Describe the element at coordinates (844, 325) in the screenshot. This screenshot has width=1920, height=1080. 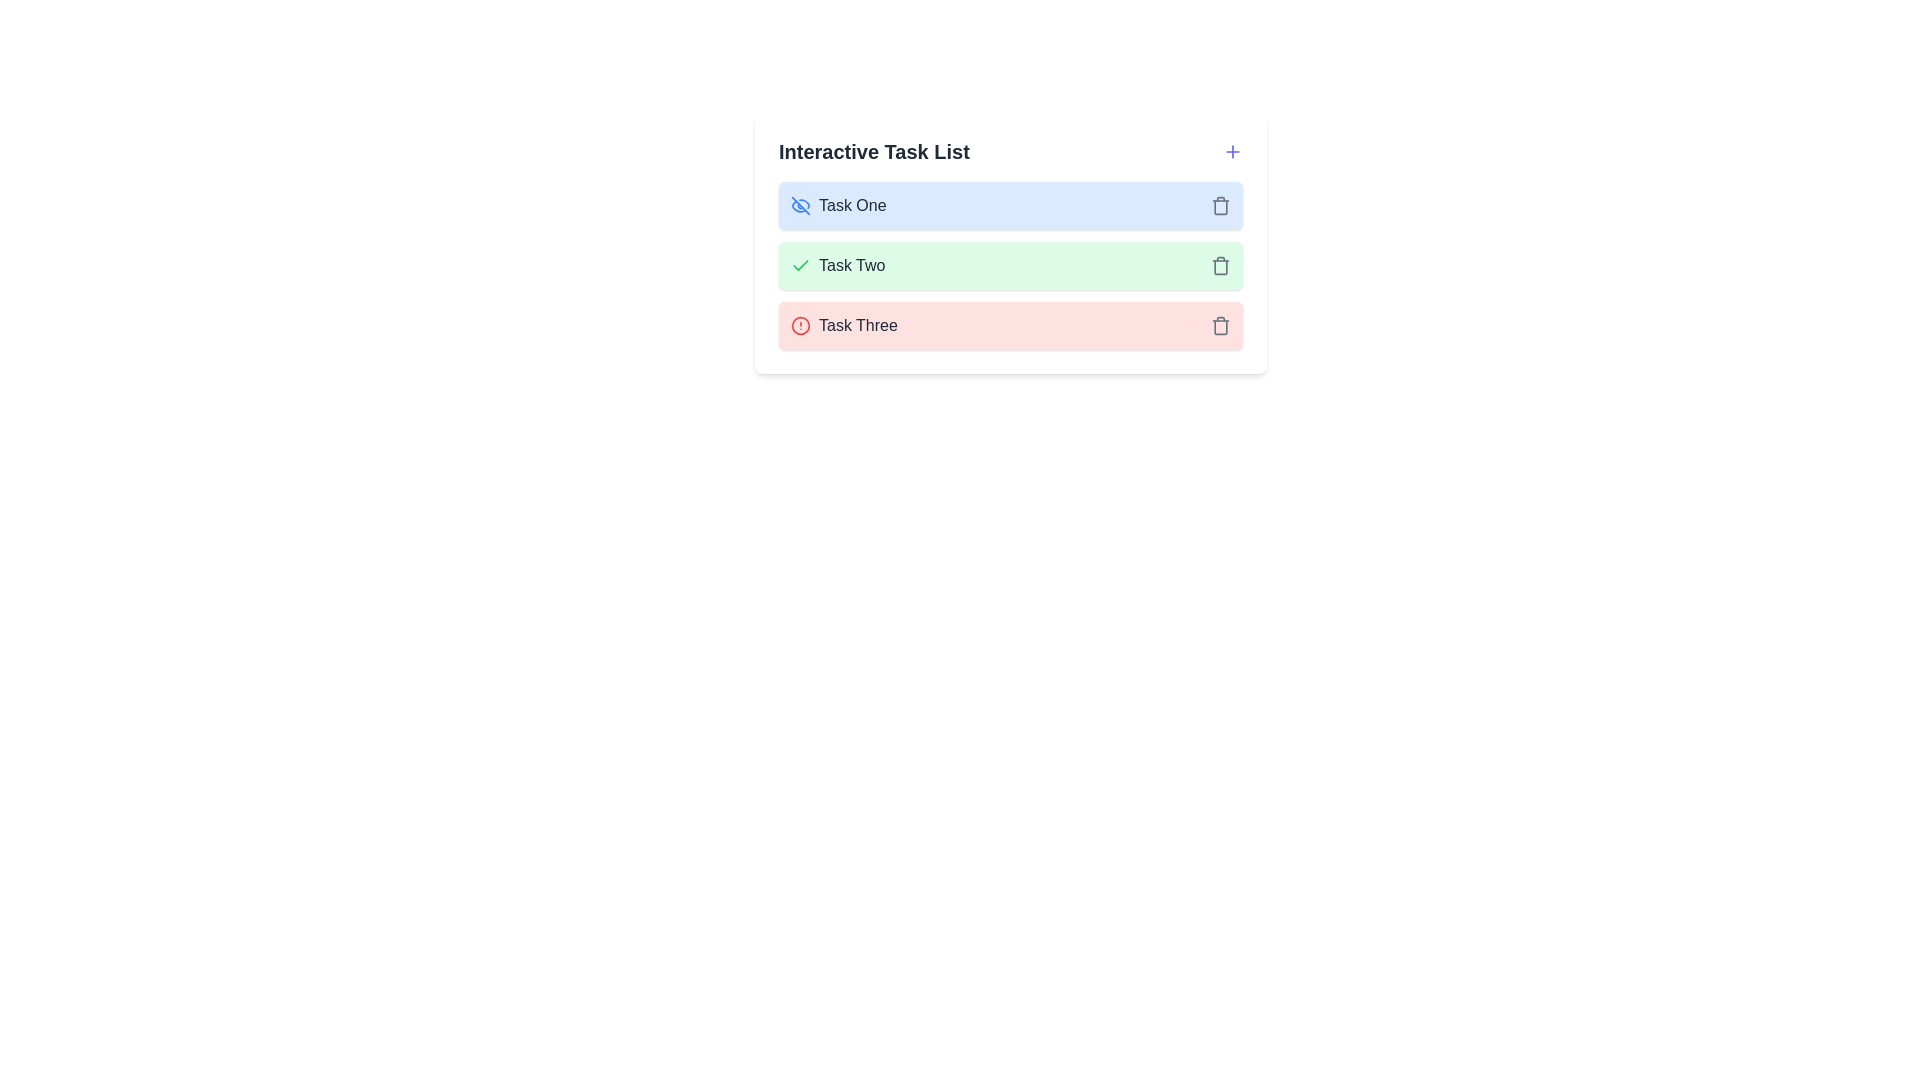
I see `the text of the third task item in the task list, which is visually indicated by a red warning icon` at that location.